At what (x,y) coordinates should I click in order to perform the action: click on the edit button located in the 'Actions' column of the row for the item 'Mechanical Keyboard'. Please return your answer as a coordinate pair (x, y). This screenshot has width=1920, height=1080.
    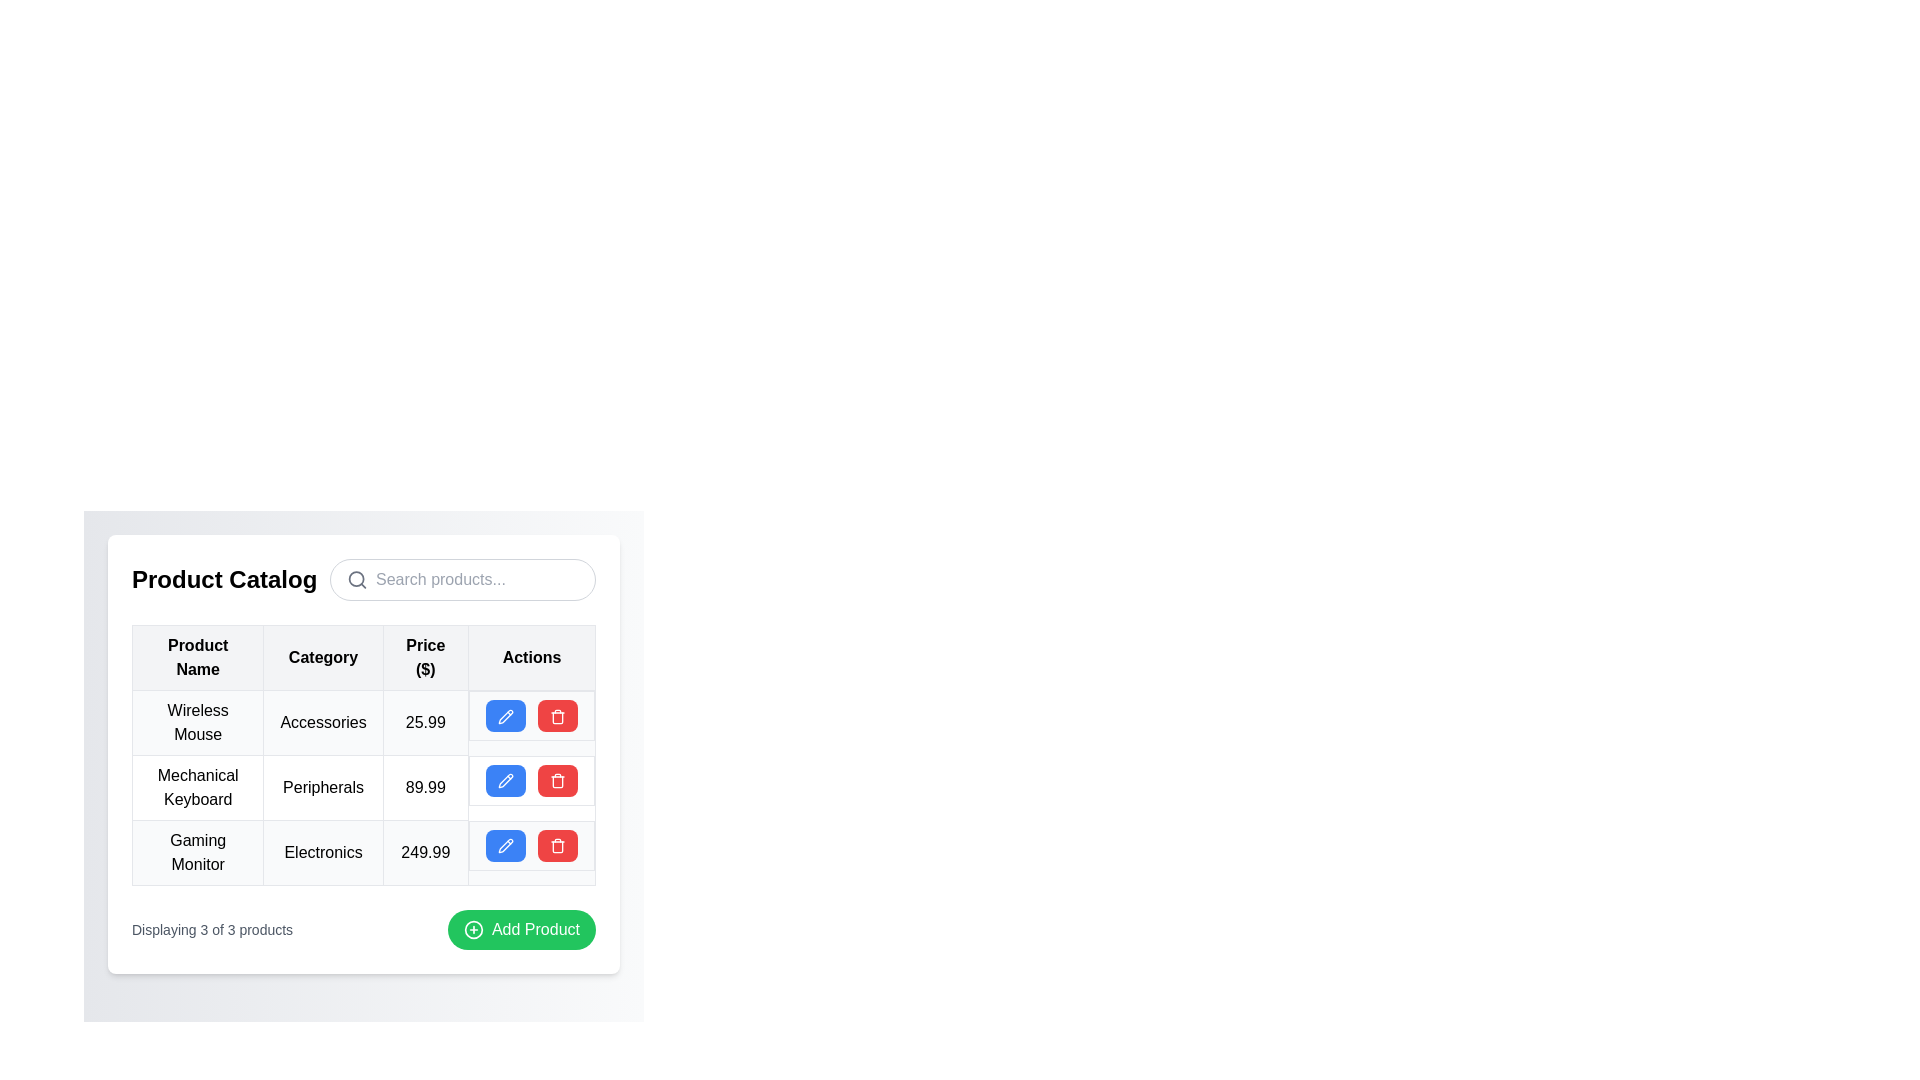
    Looking at the image, I should click on (505, 779).